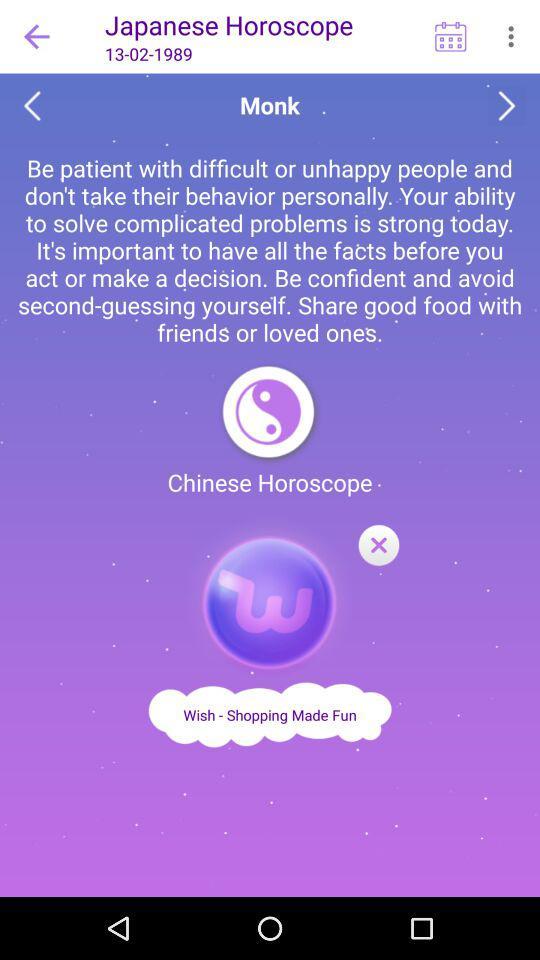  What do you see at coordinates (378, 546) in the screenshot?
I see `the close icon` at bounding box center [378, 546].